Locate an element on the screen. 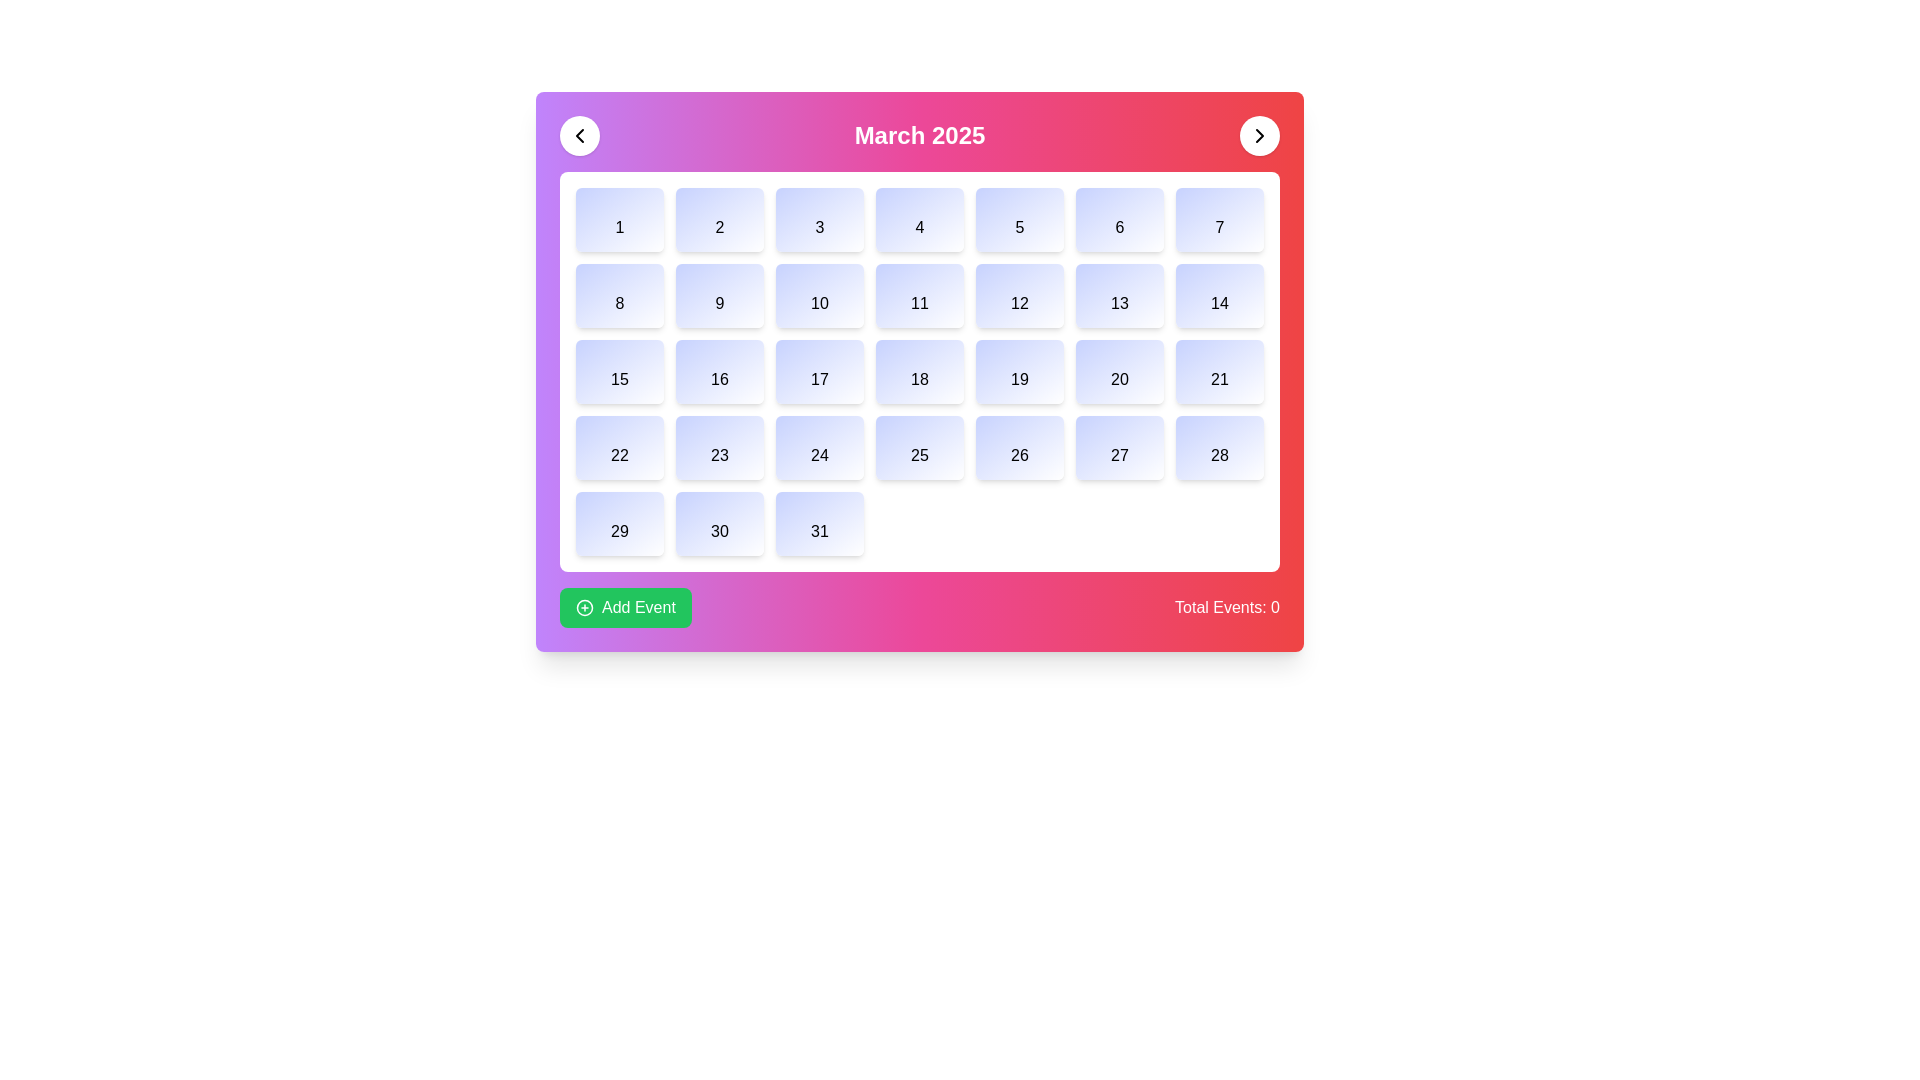 The width and height of the screenshot is (1920, 1080). the boxed text item displaying '28' in the bottom right corner of the grid is located at coordinates (1218, 446).